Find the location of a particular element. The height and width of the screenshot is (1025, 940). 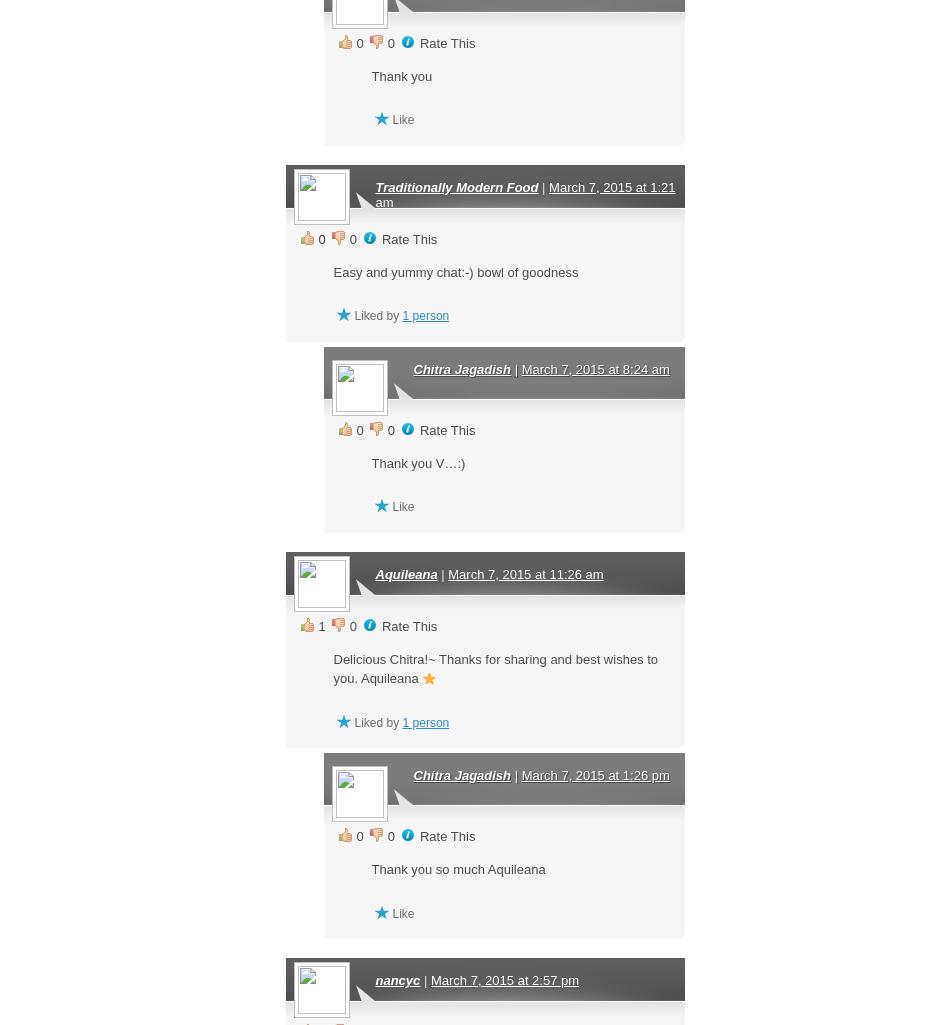

'March 7, 2015 at 11:26 am' is located at coordinates (524, 573).